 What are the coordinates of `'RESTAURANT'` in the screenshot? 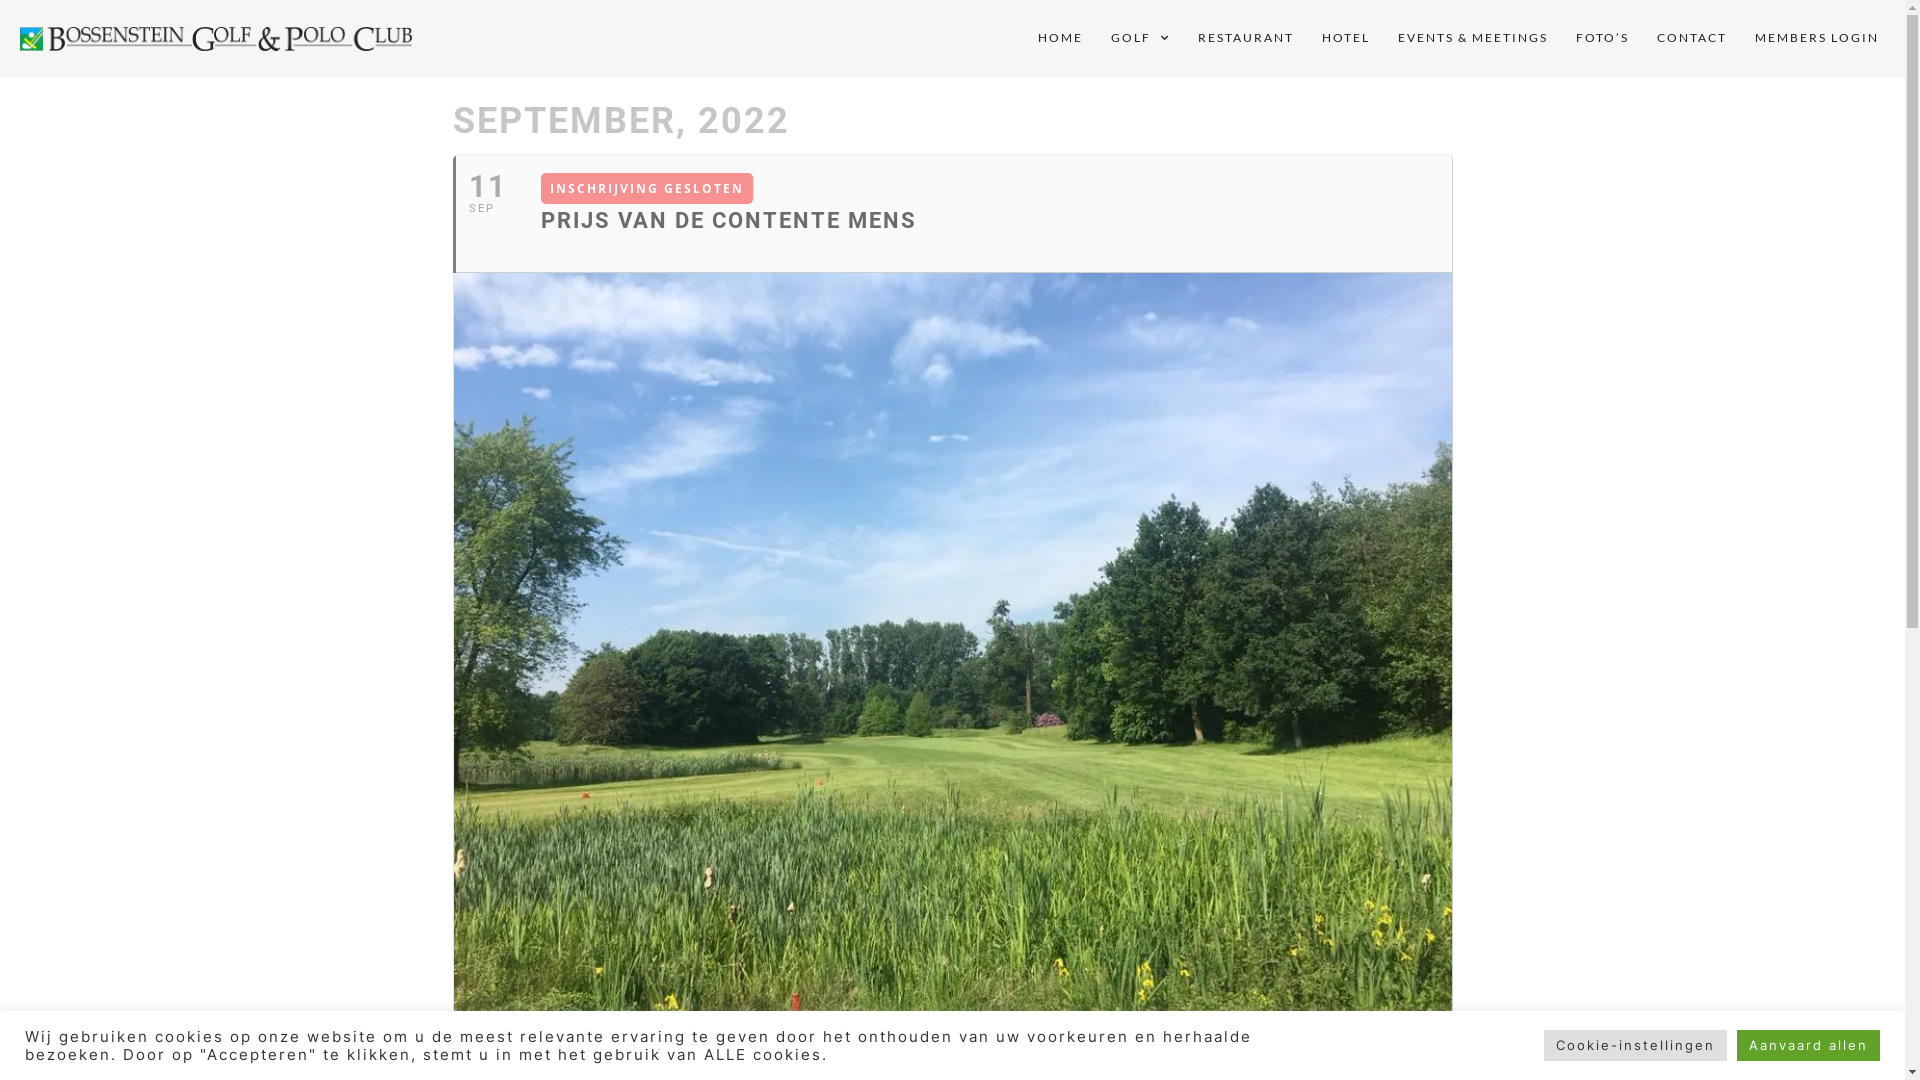 It's located at (1245, 38).